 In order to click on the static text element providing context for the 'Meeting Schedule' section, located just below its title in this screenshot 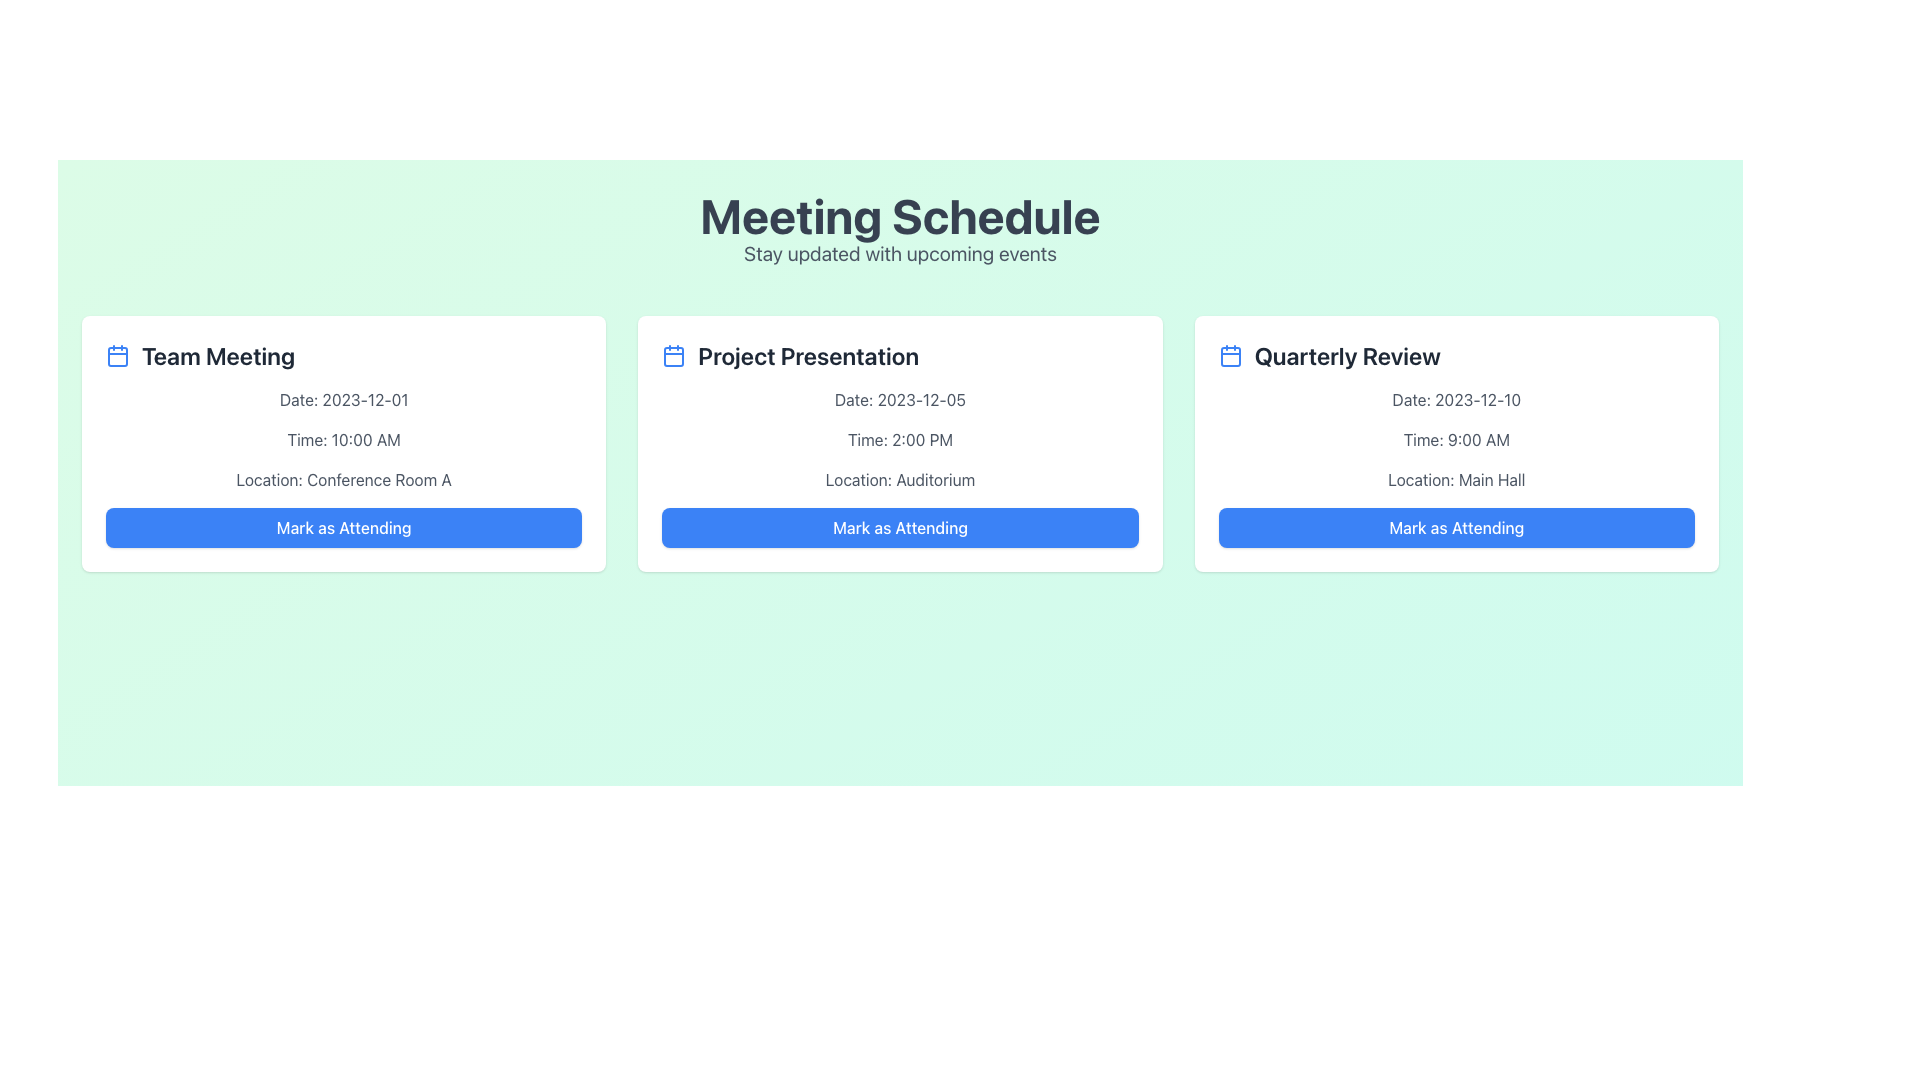, I will do `click(899, 253)`.